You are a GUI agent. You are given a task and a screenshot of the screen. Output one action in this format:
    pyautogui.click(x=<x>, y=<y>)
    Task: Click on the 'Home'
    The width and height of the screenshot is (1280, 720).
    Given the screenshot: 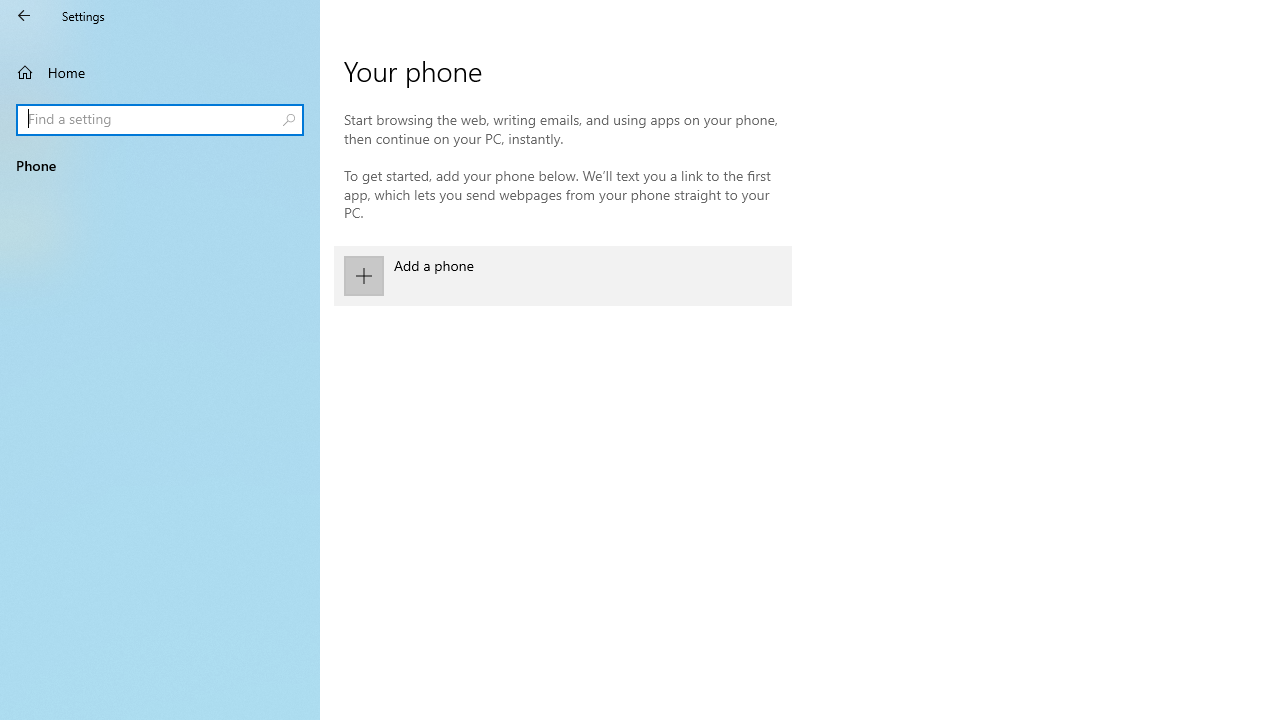 What is the action you would take?
    pyautogui.click(x=160, y=71)
    